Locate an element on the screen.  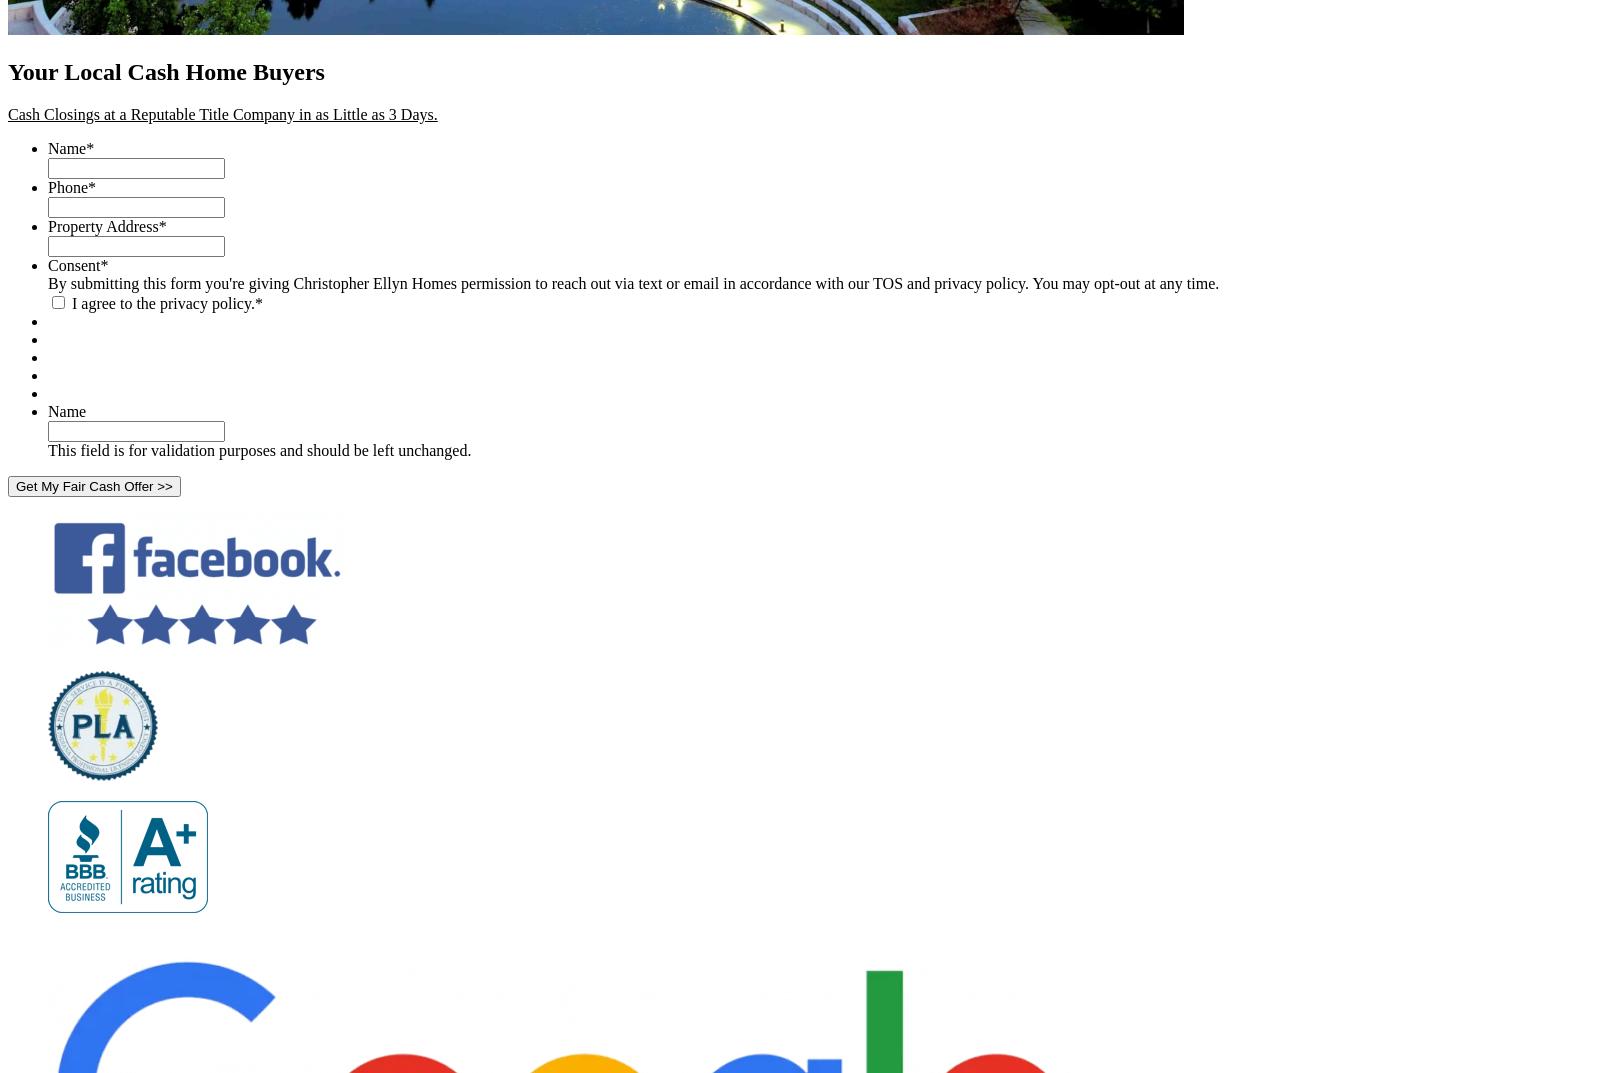
'Property Address' is located at coordinates (102, 225).